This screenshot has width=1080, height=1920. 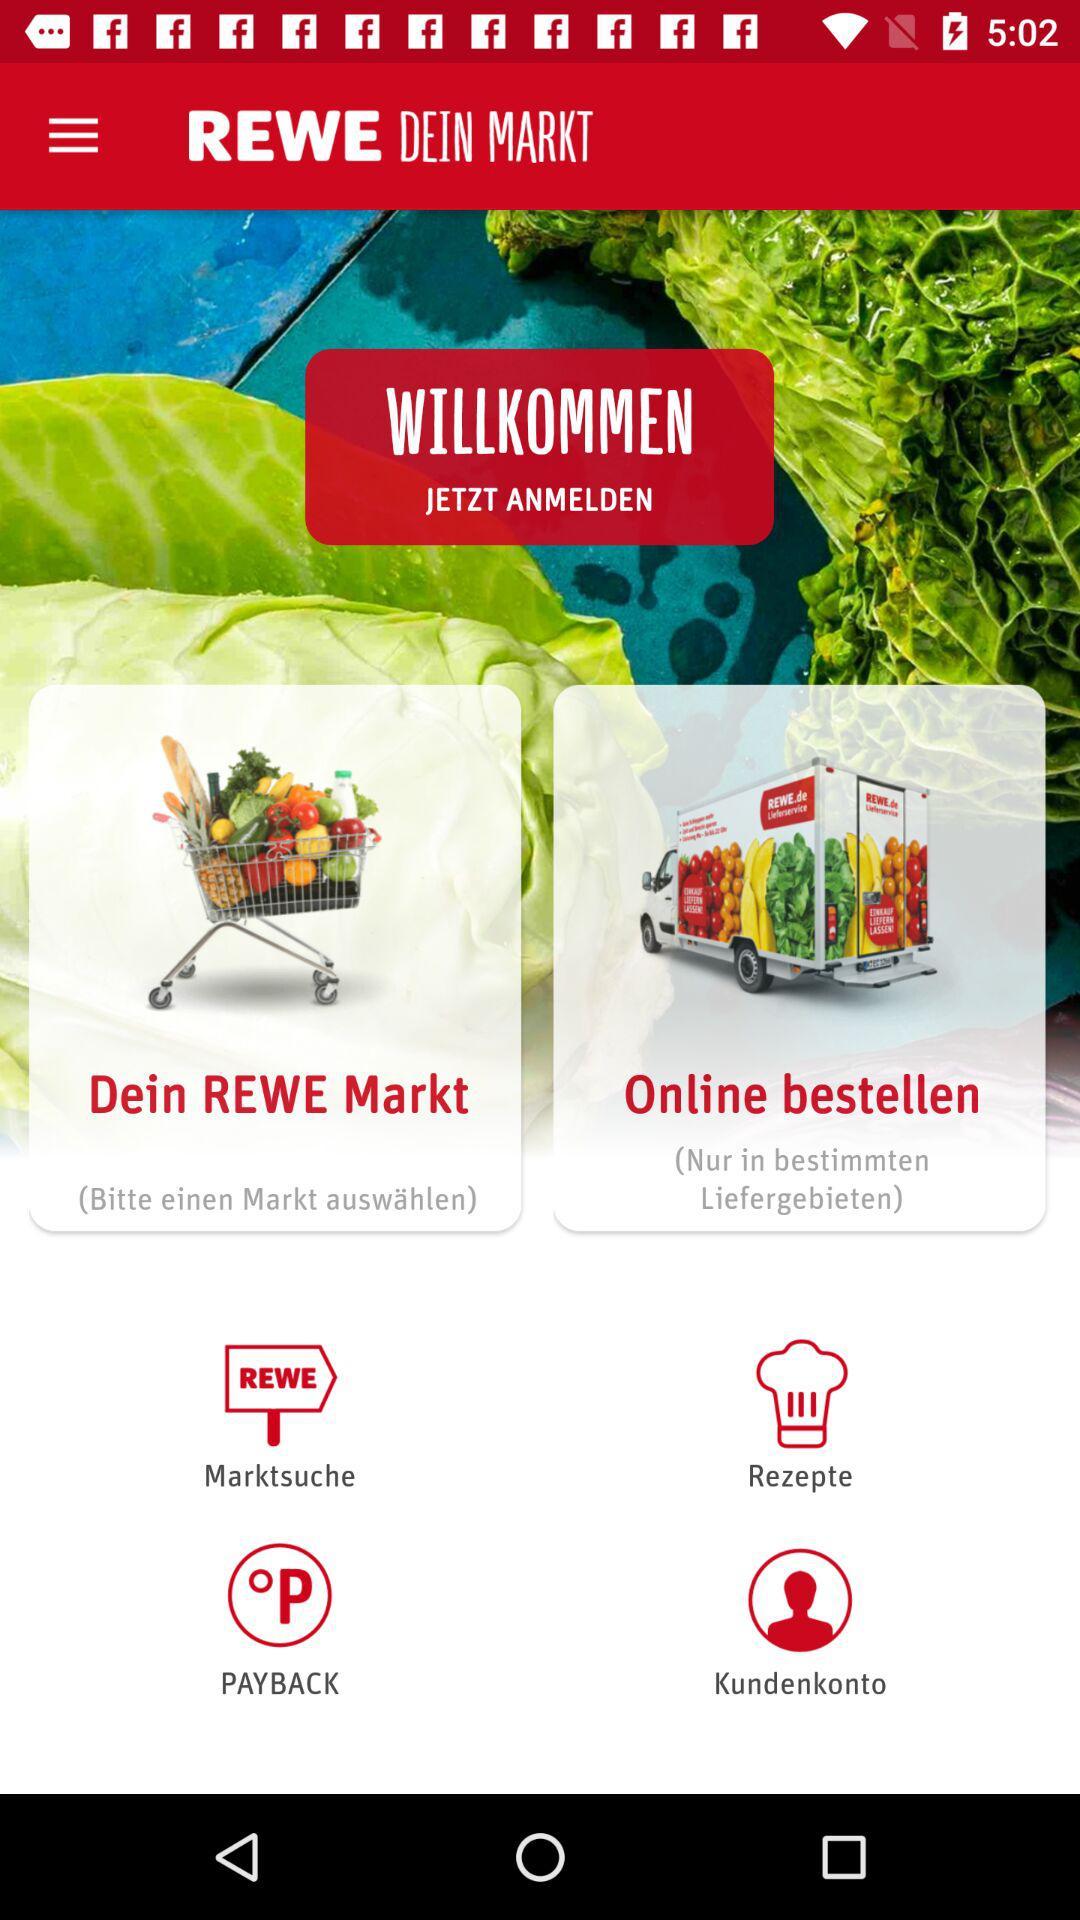 I want to click on the item at the top left corner, so click(x=72, y=135).